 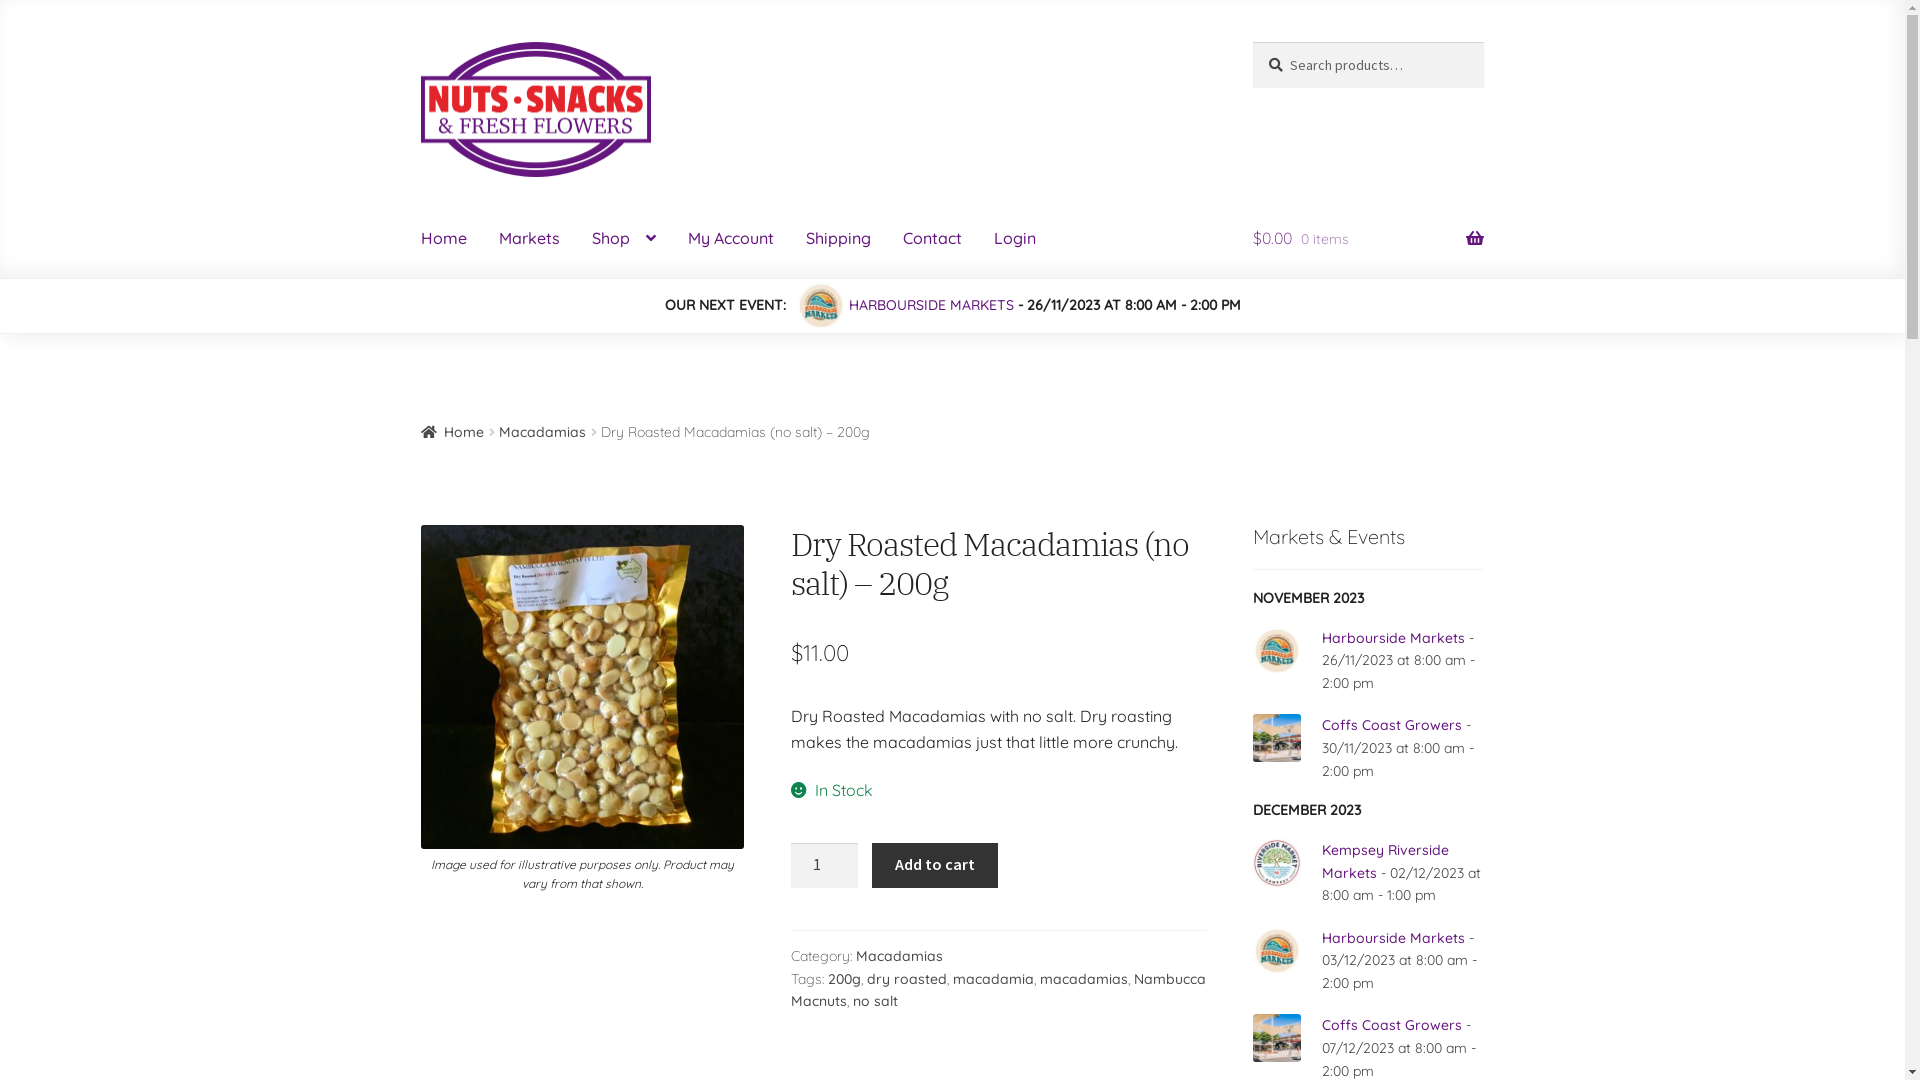 I want to click on 'Shipping', so click(x=838, y=238).